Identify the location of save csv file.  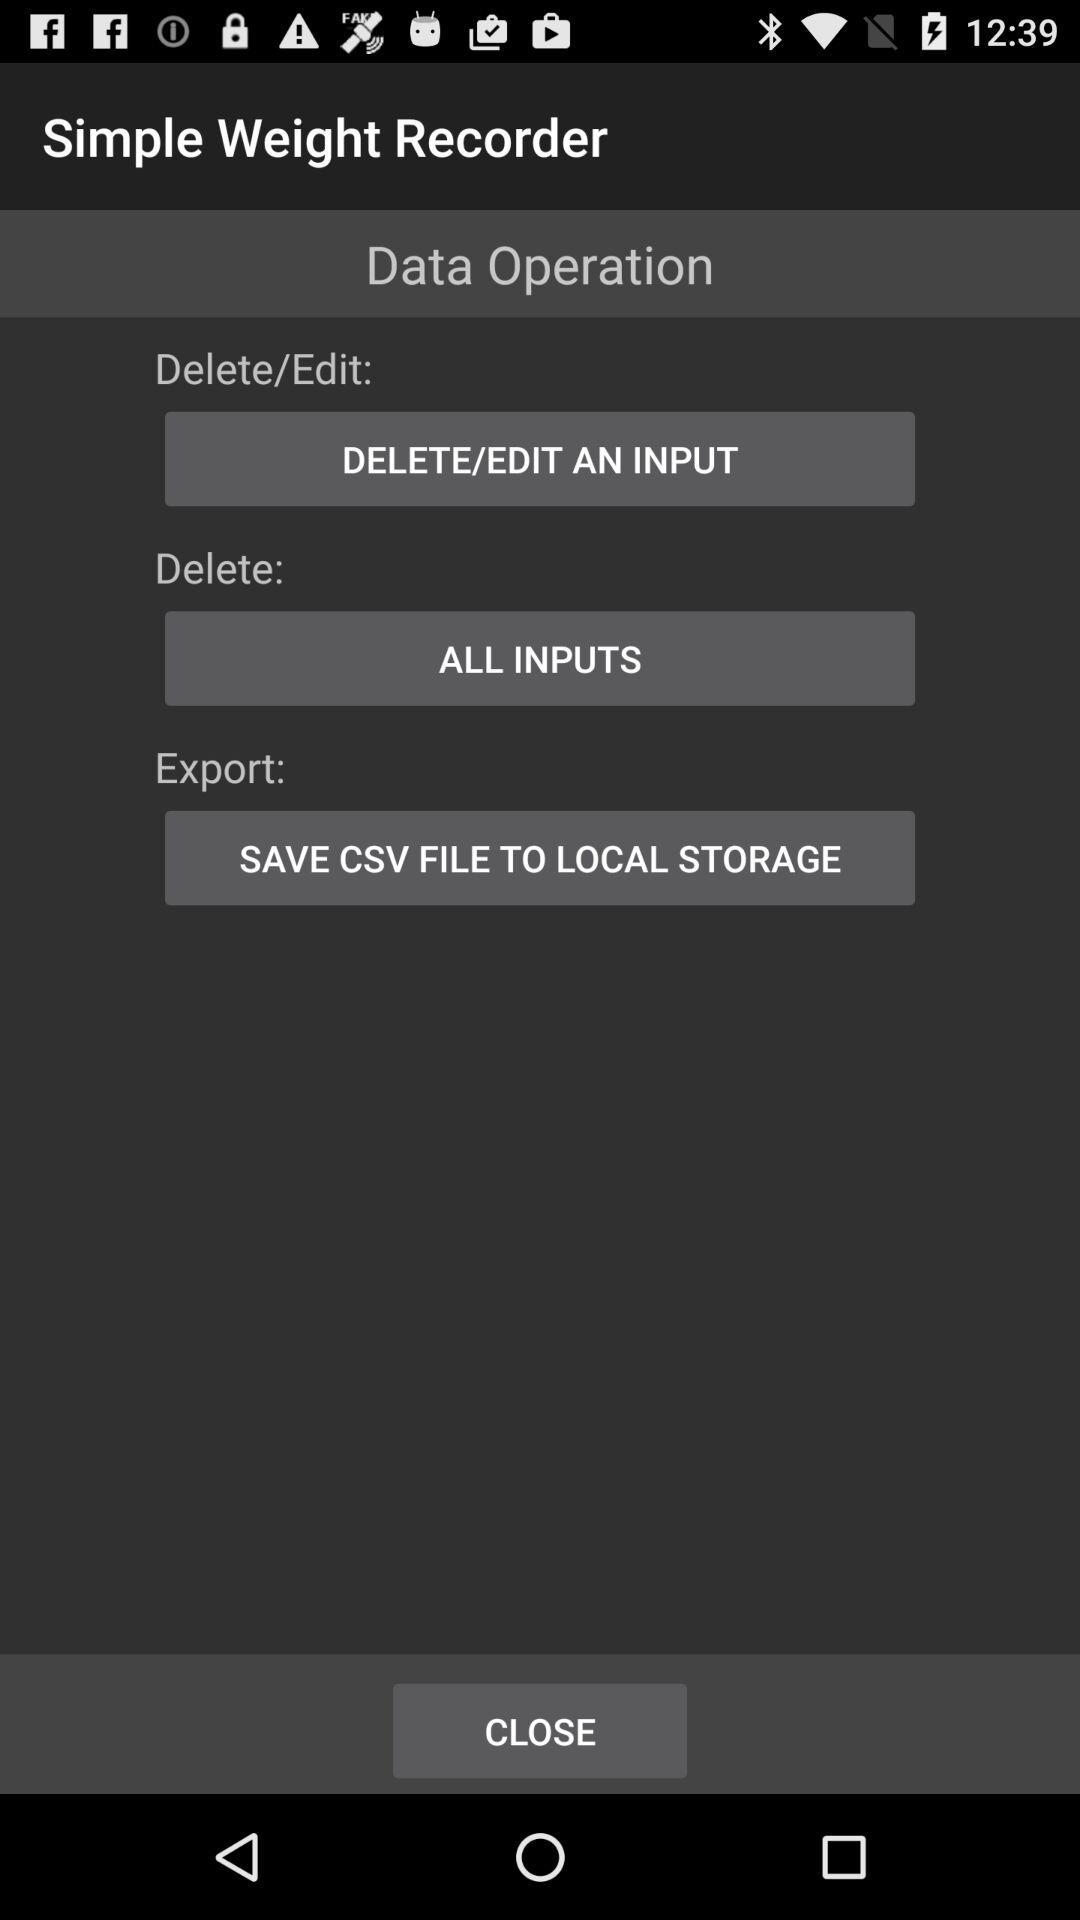
(540, 858).